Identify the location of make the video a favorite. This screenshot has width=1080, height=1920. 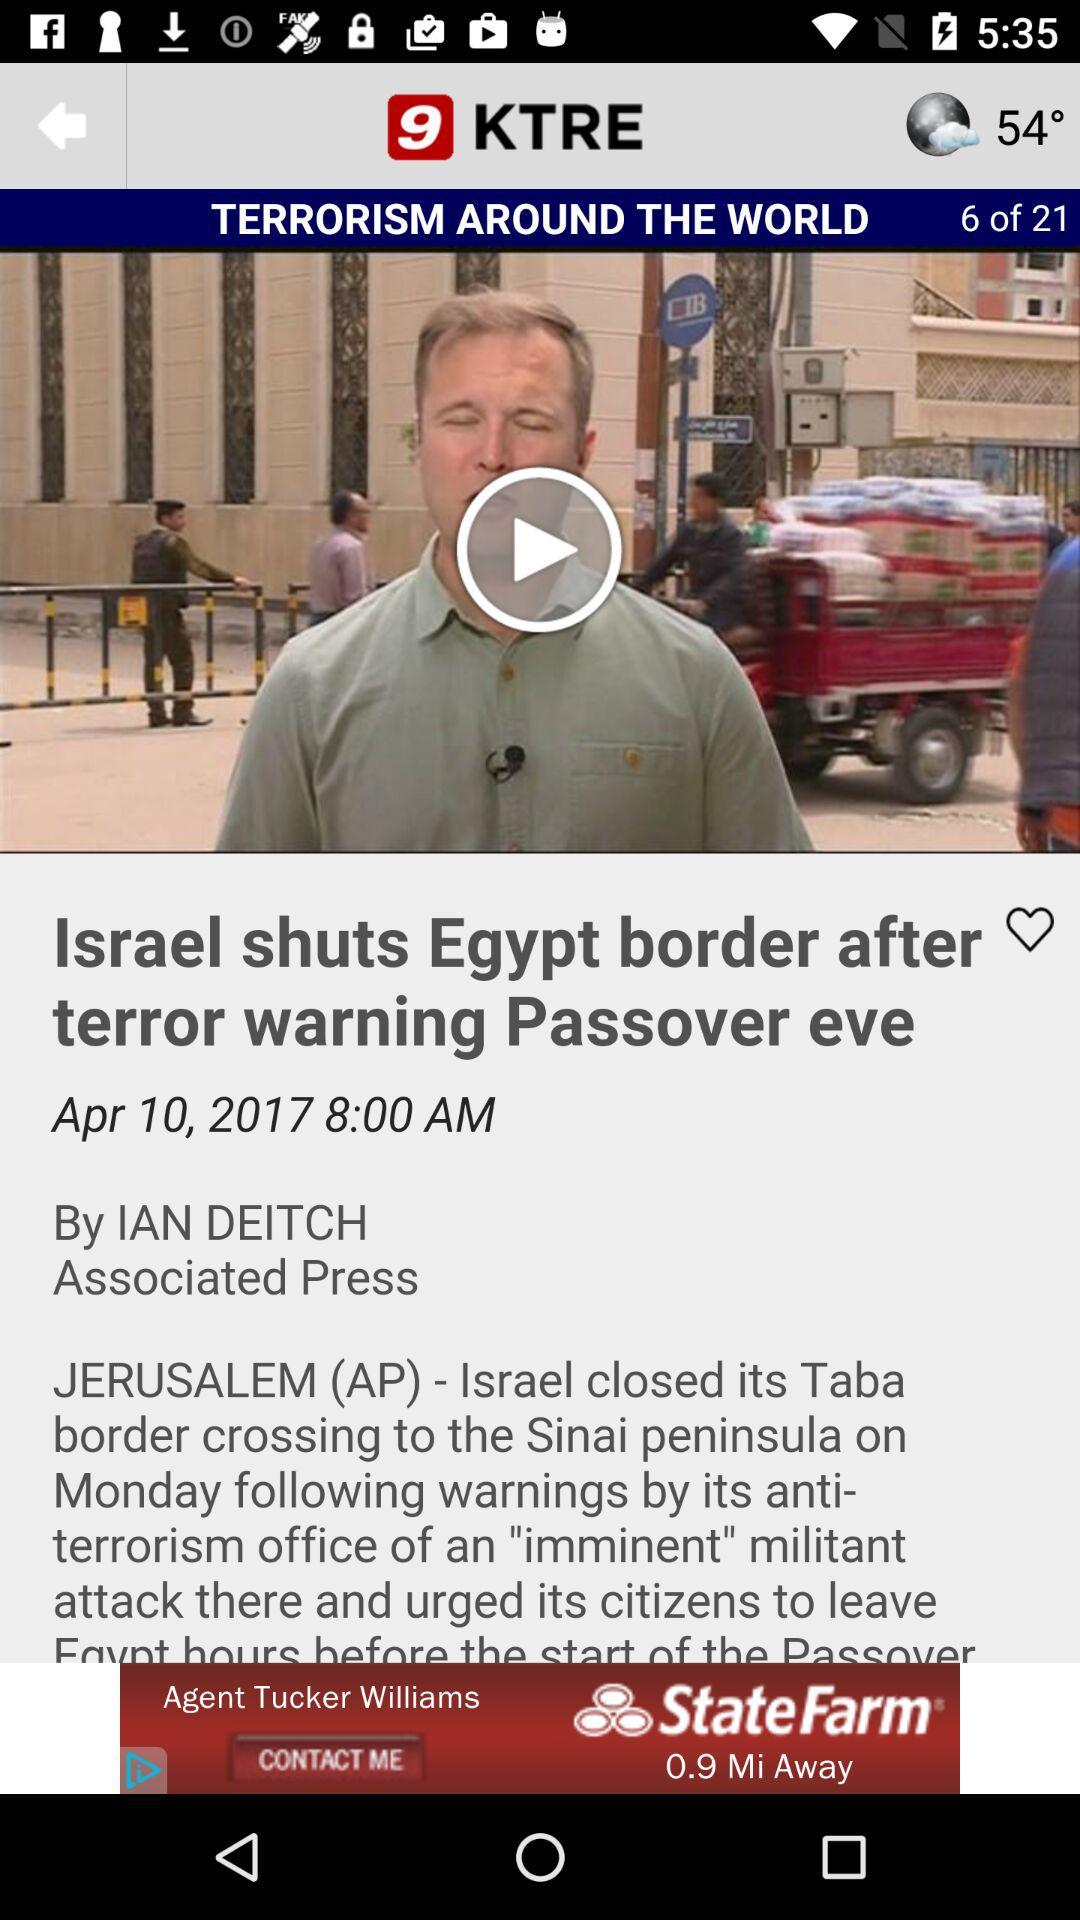
(1017, 928).